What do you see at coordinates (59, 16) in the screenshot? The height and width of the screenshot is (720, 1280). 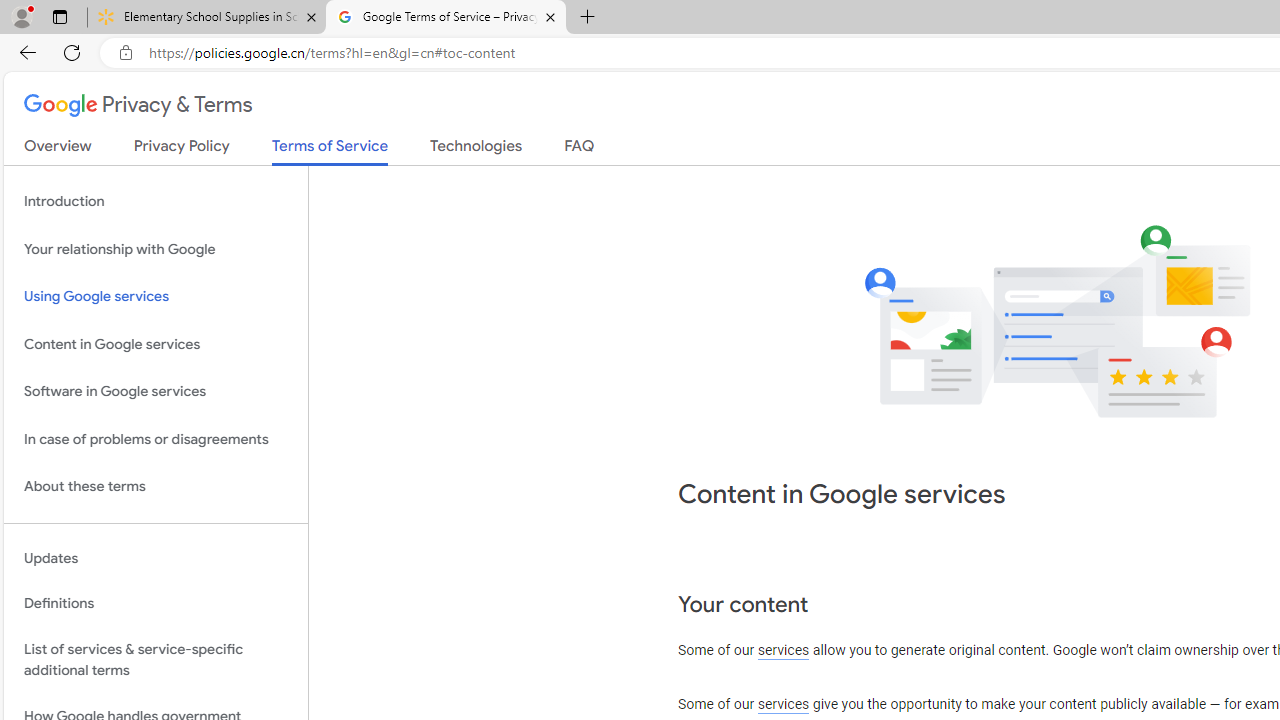 I see `'Tab actions menu'` at bounding box center [59, 16].